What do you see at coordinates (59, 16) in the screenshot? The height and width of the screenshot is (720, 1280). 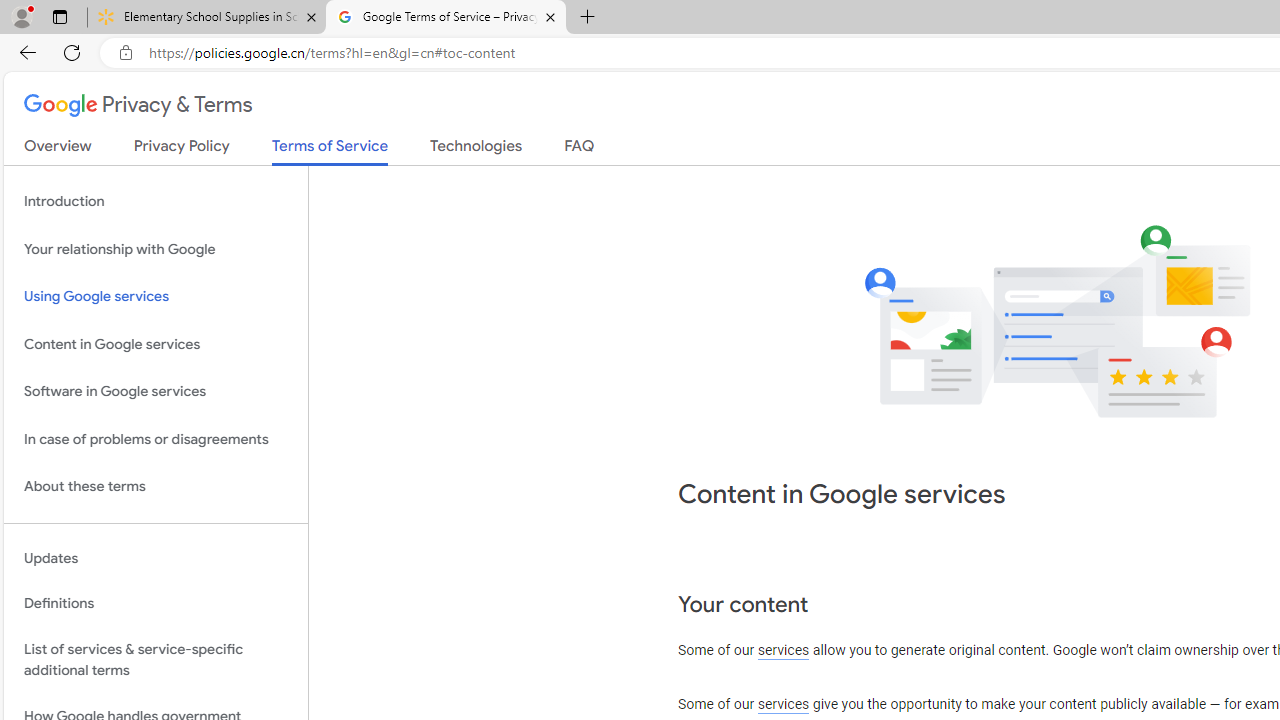 I see `'Tab actions menu'` at bounding box center [59, 16].